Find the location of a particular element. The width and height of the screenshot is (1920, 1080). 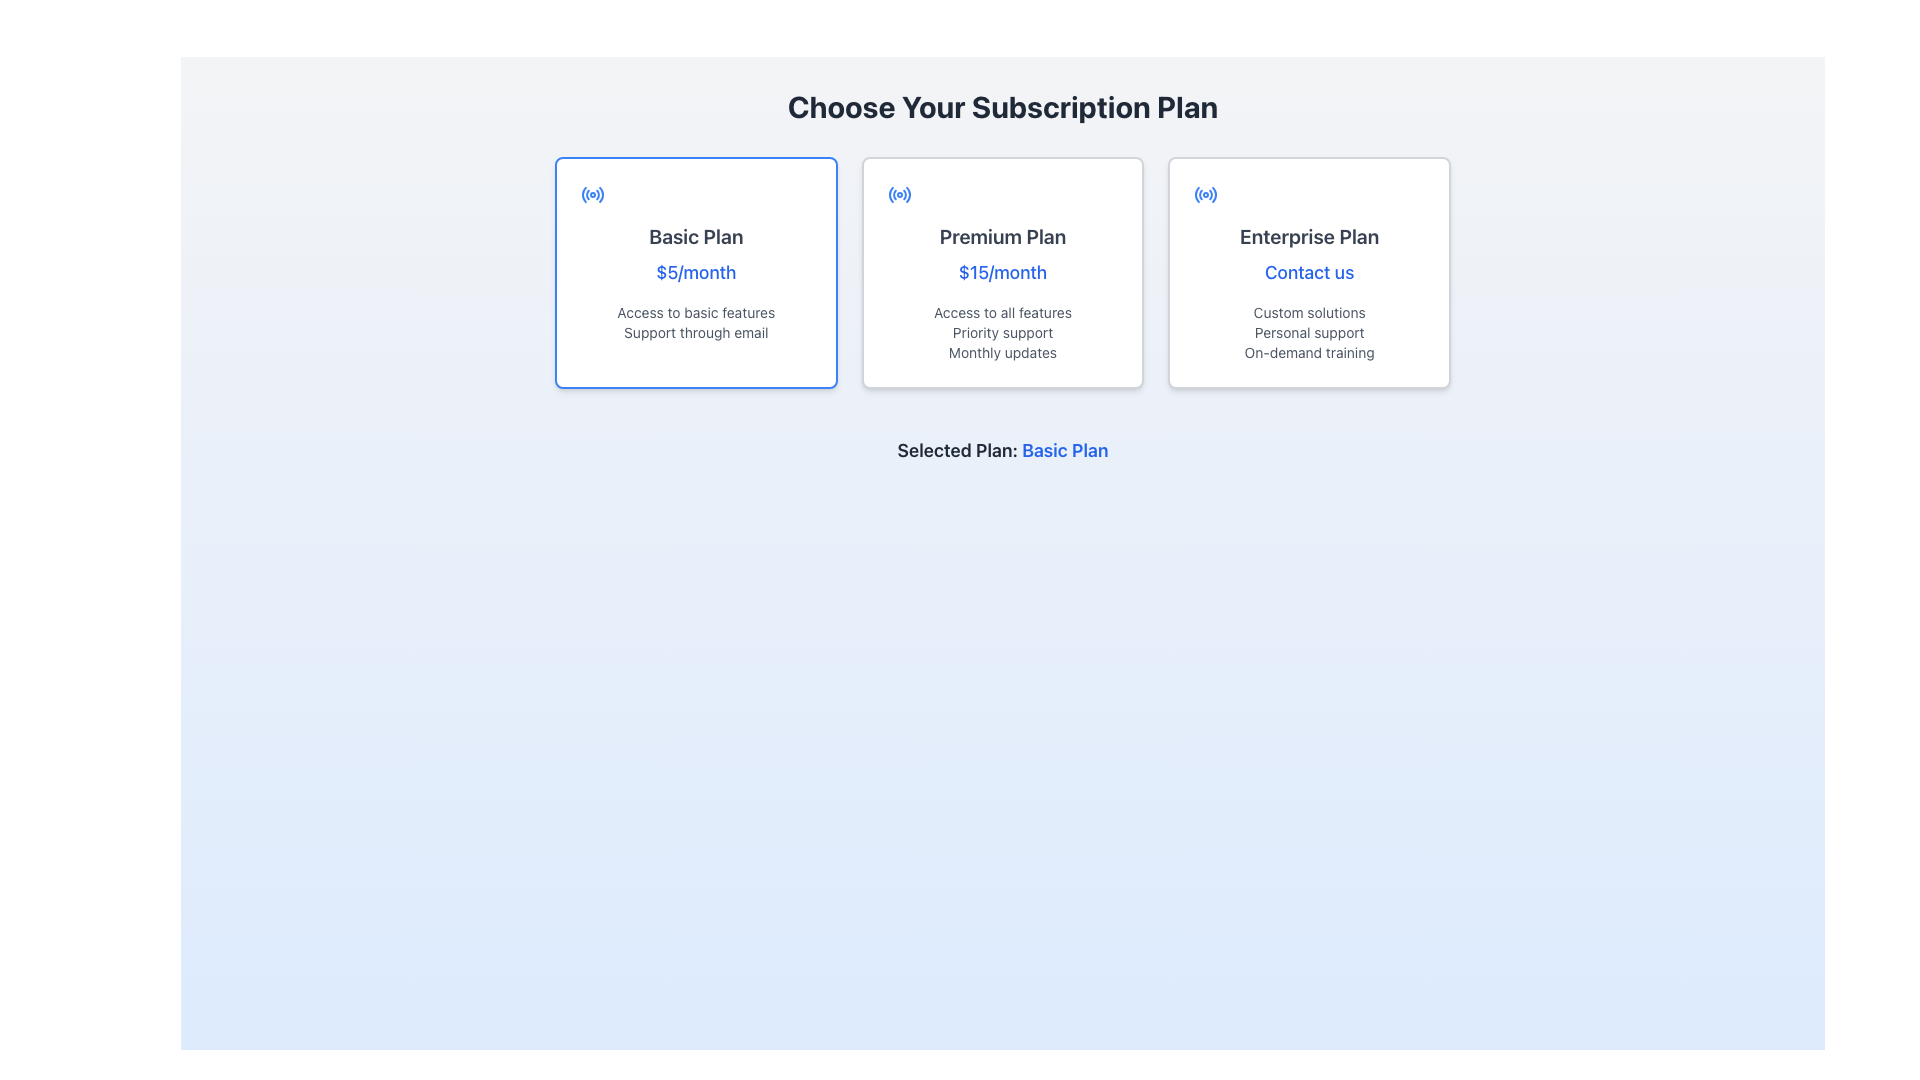

the innermost curve on the left side of the radio icon, which is part of a collection of SVG paths forming a graphic icon is located at coordinates (1197, 195).